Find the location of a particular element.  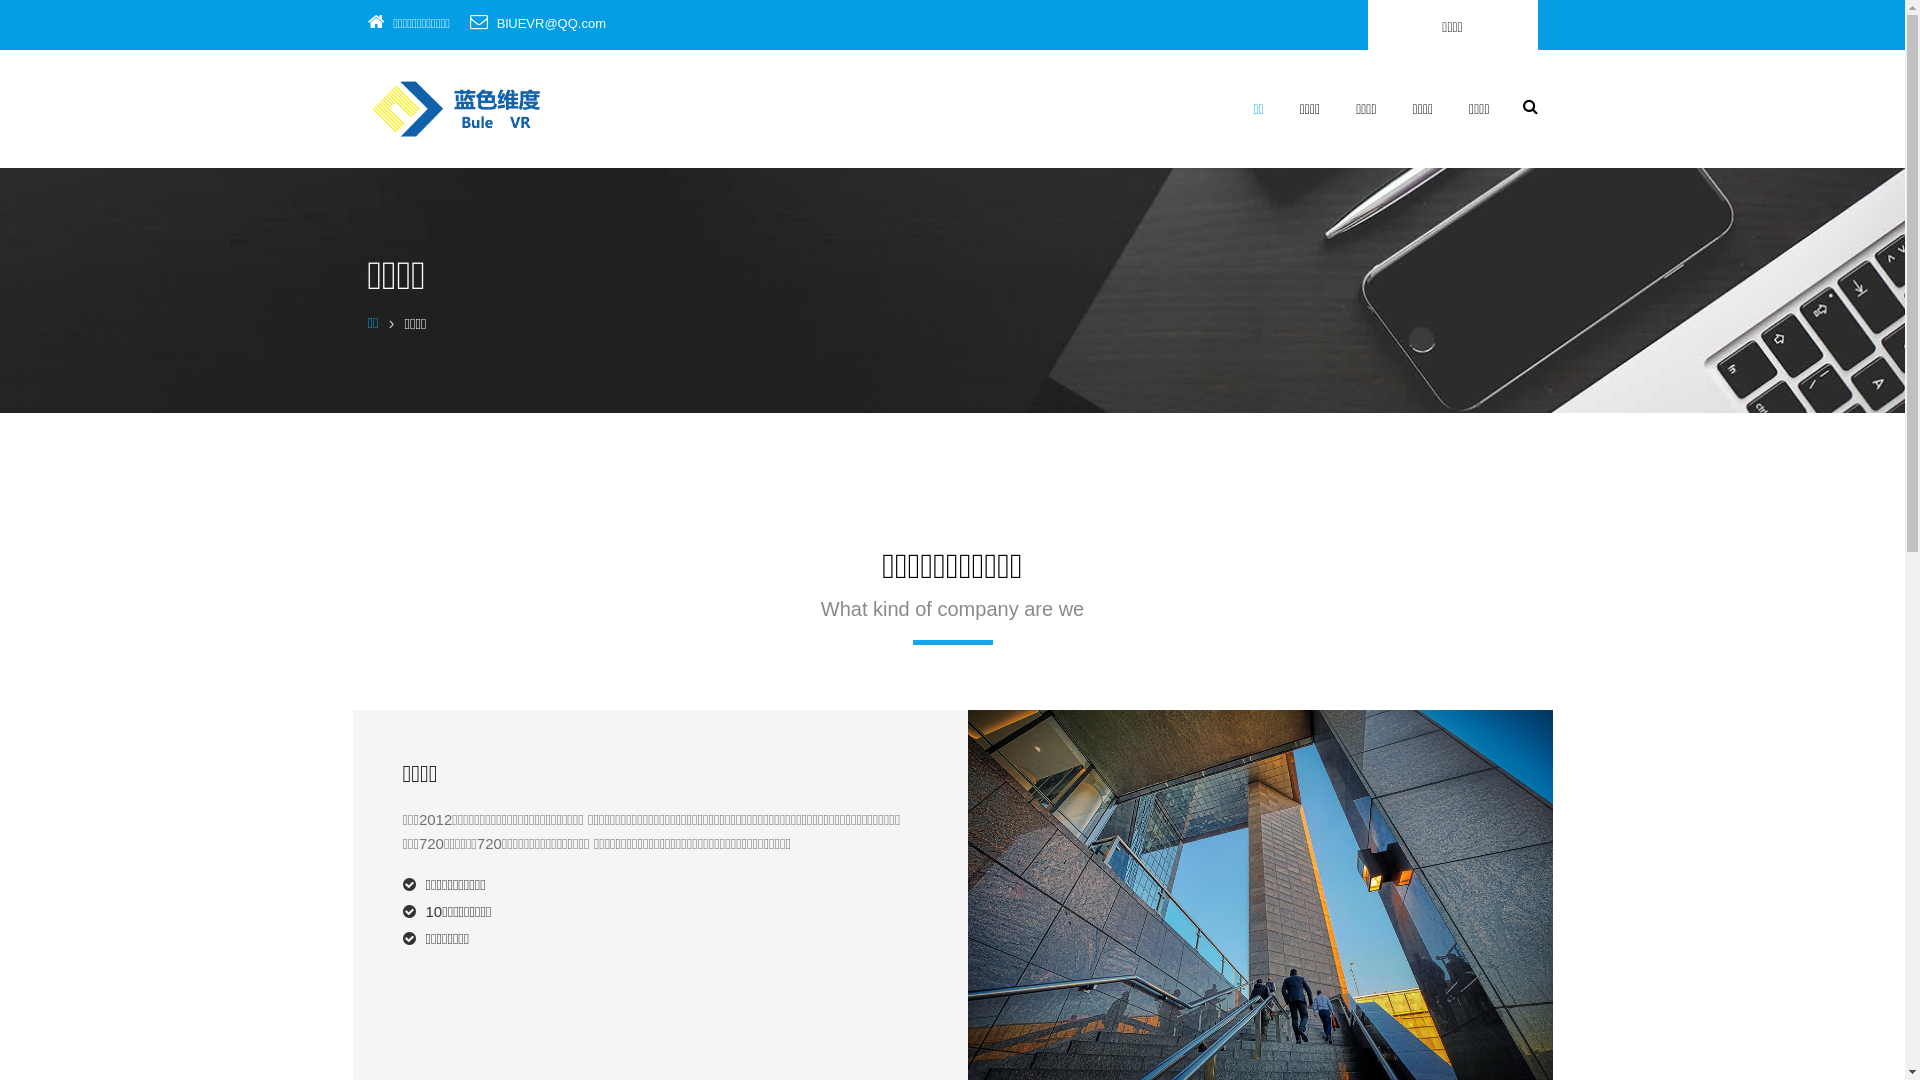

'BlUEVR@QQ.com' is located at coordinates (497, 23).